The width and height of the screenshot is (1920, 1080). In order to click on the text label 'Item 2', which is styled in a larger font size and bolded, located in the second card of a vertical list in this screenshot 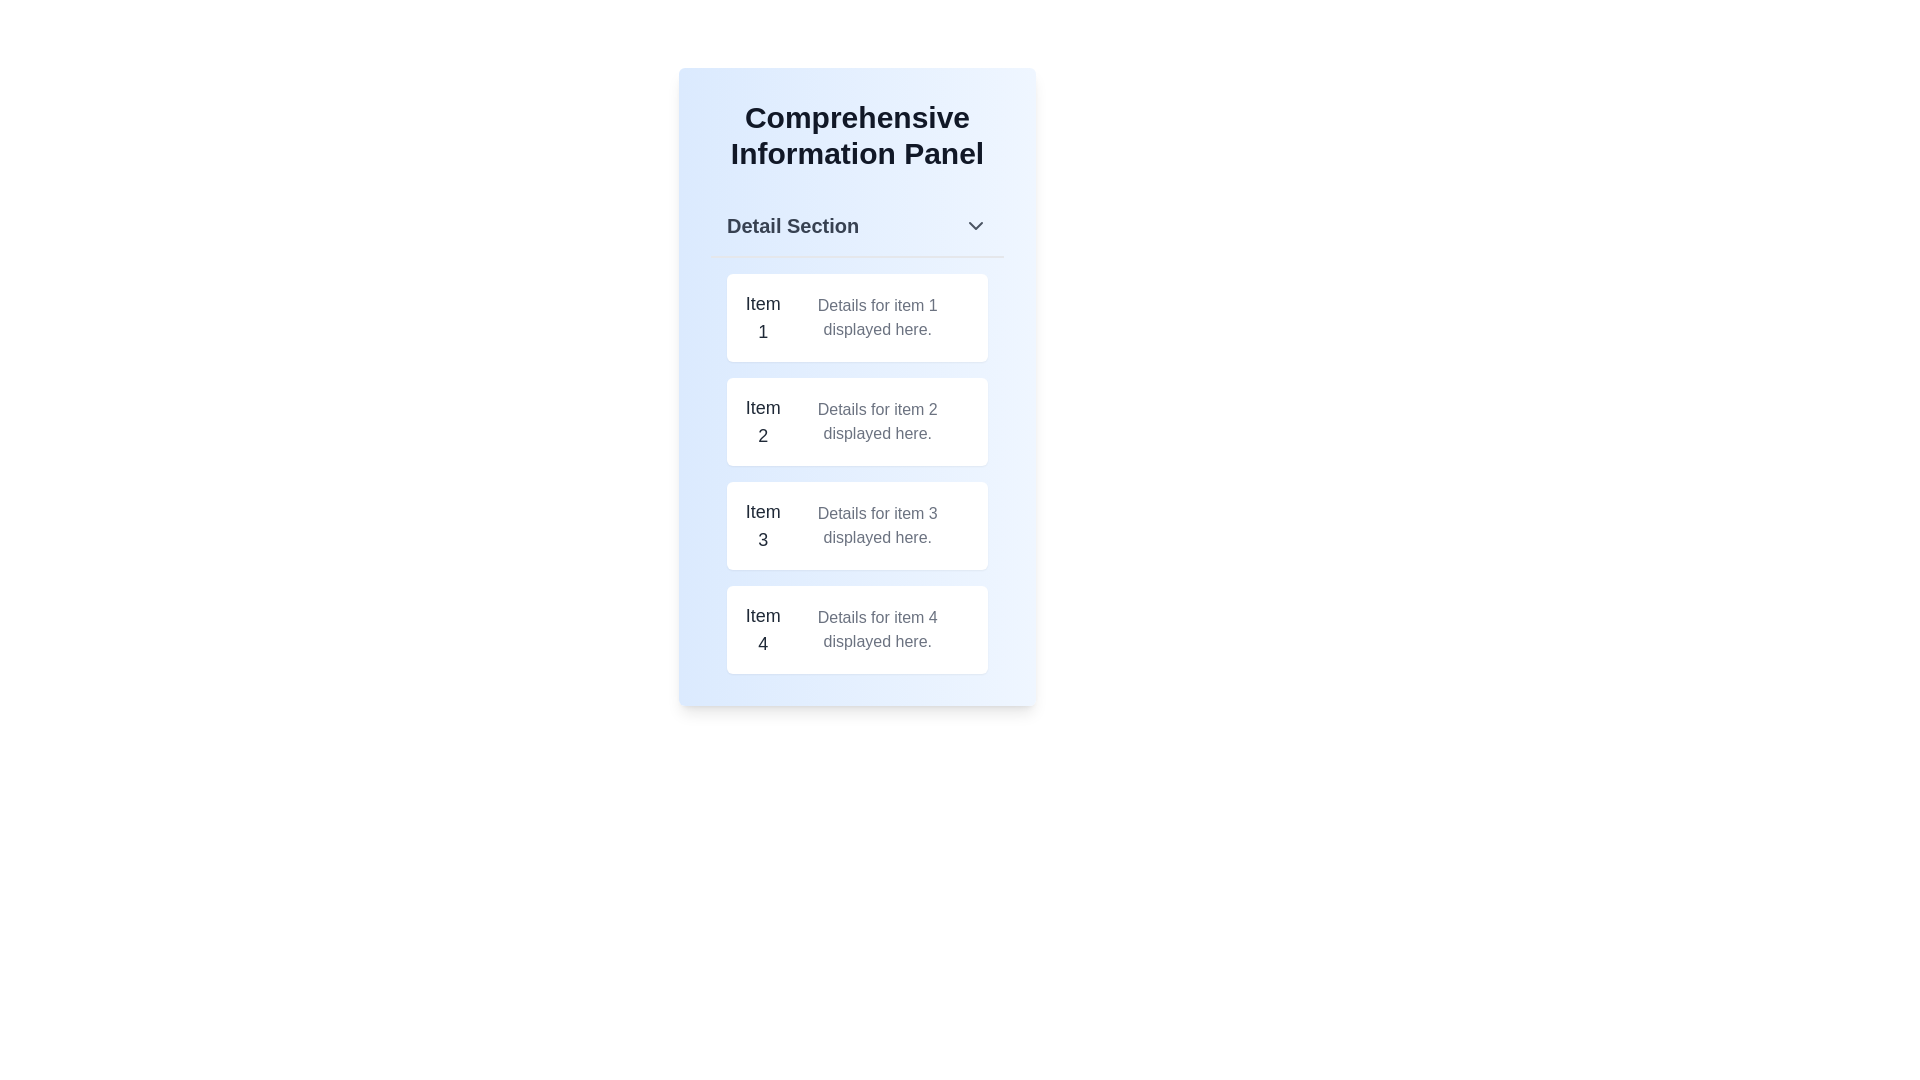, I will do `click(762, 420)`.